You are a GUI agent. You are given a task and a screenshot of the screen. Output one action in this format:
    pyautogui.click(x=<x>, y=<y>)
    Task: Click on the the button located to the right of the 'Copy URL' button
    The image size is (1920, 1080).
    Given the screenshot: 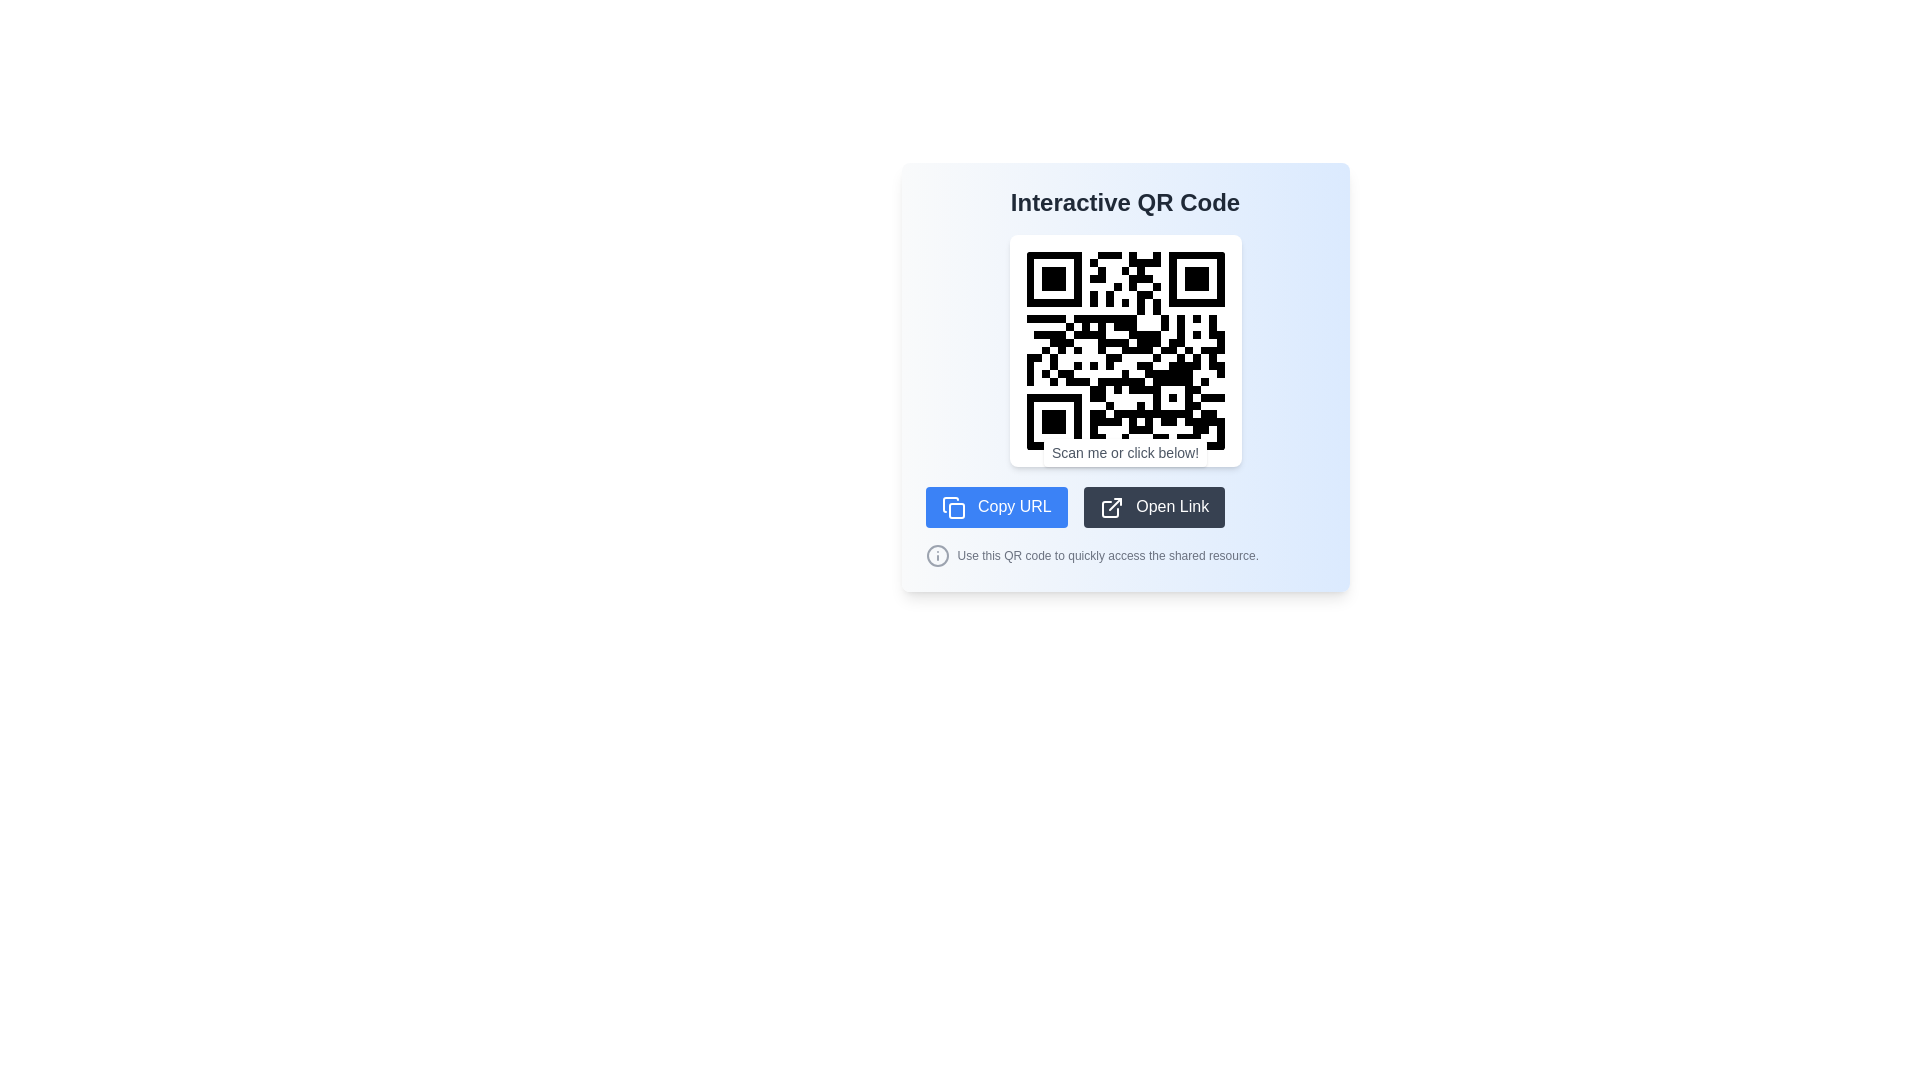 What is the action you would take?
    pyautogui.click(x=1154, y=506)
    